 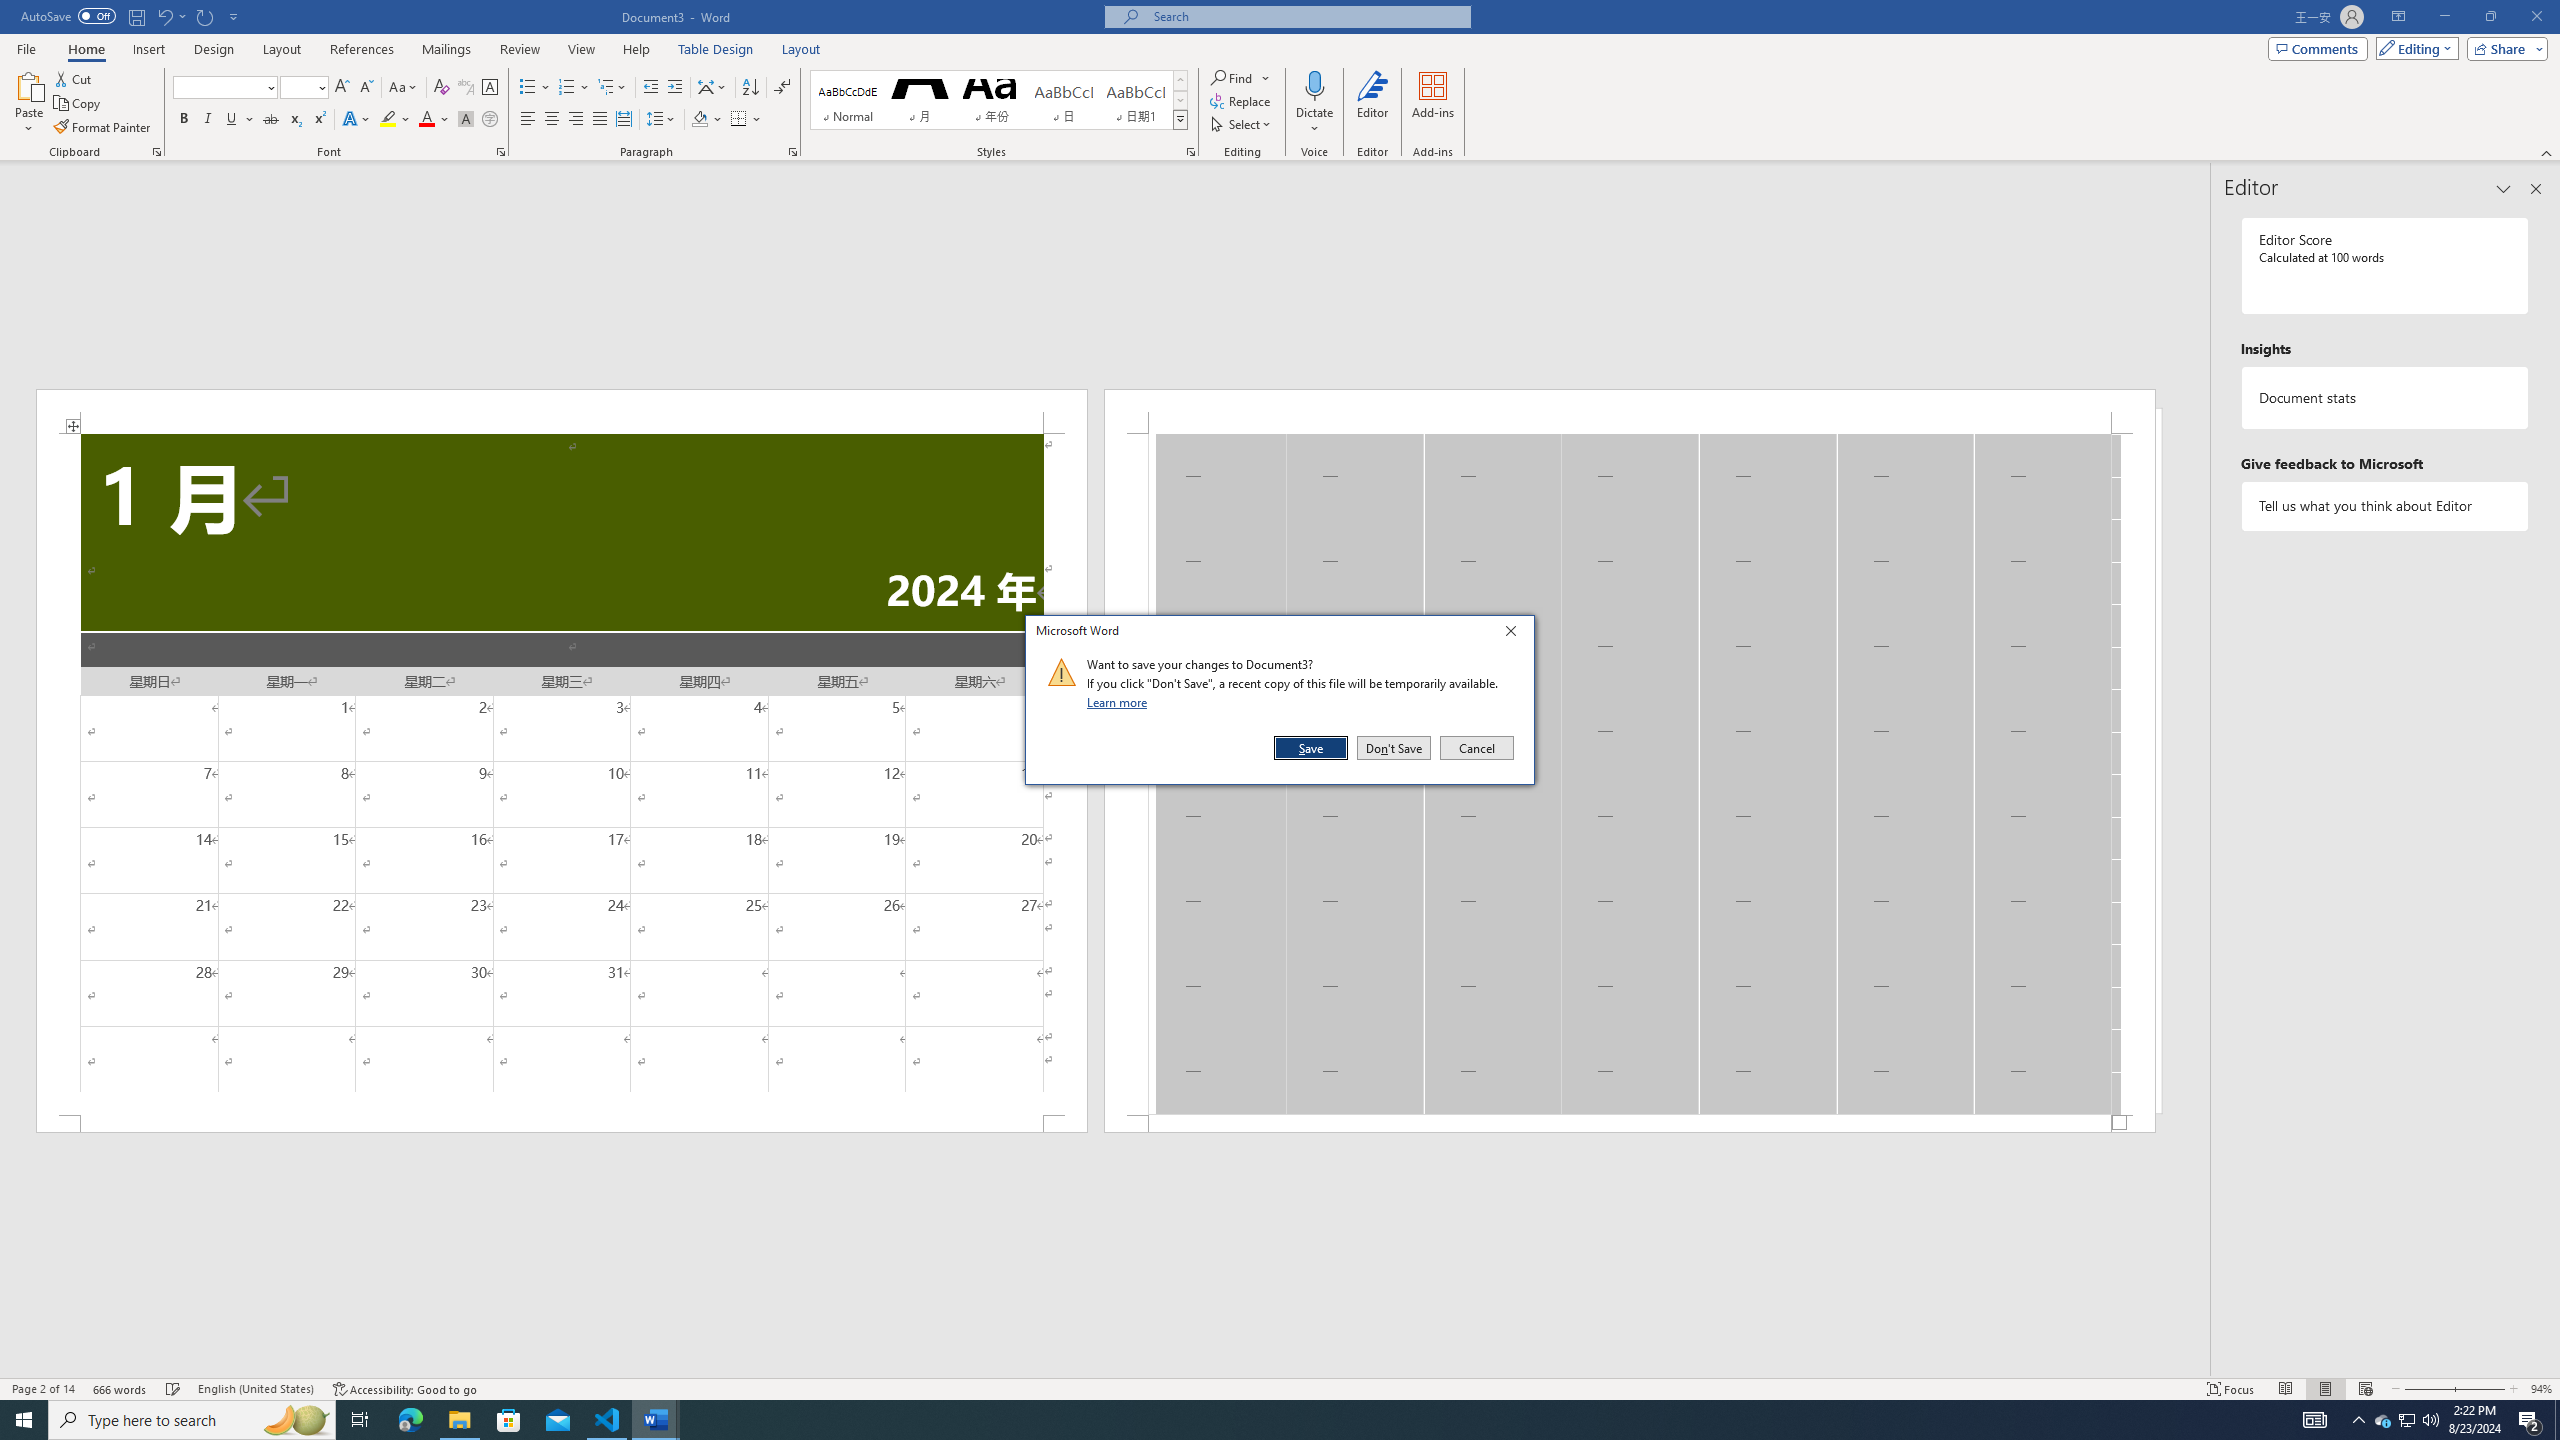 I want to click on 'Search highlights icon opens search home window', so click(x=294, y=1418).